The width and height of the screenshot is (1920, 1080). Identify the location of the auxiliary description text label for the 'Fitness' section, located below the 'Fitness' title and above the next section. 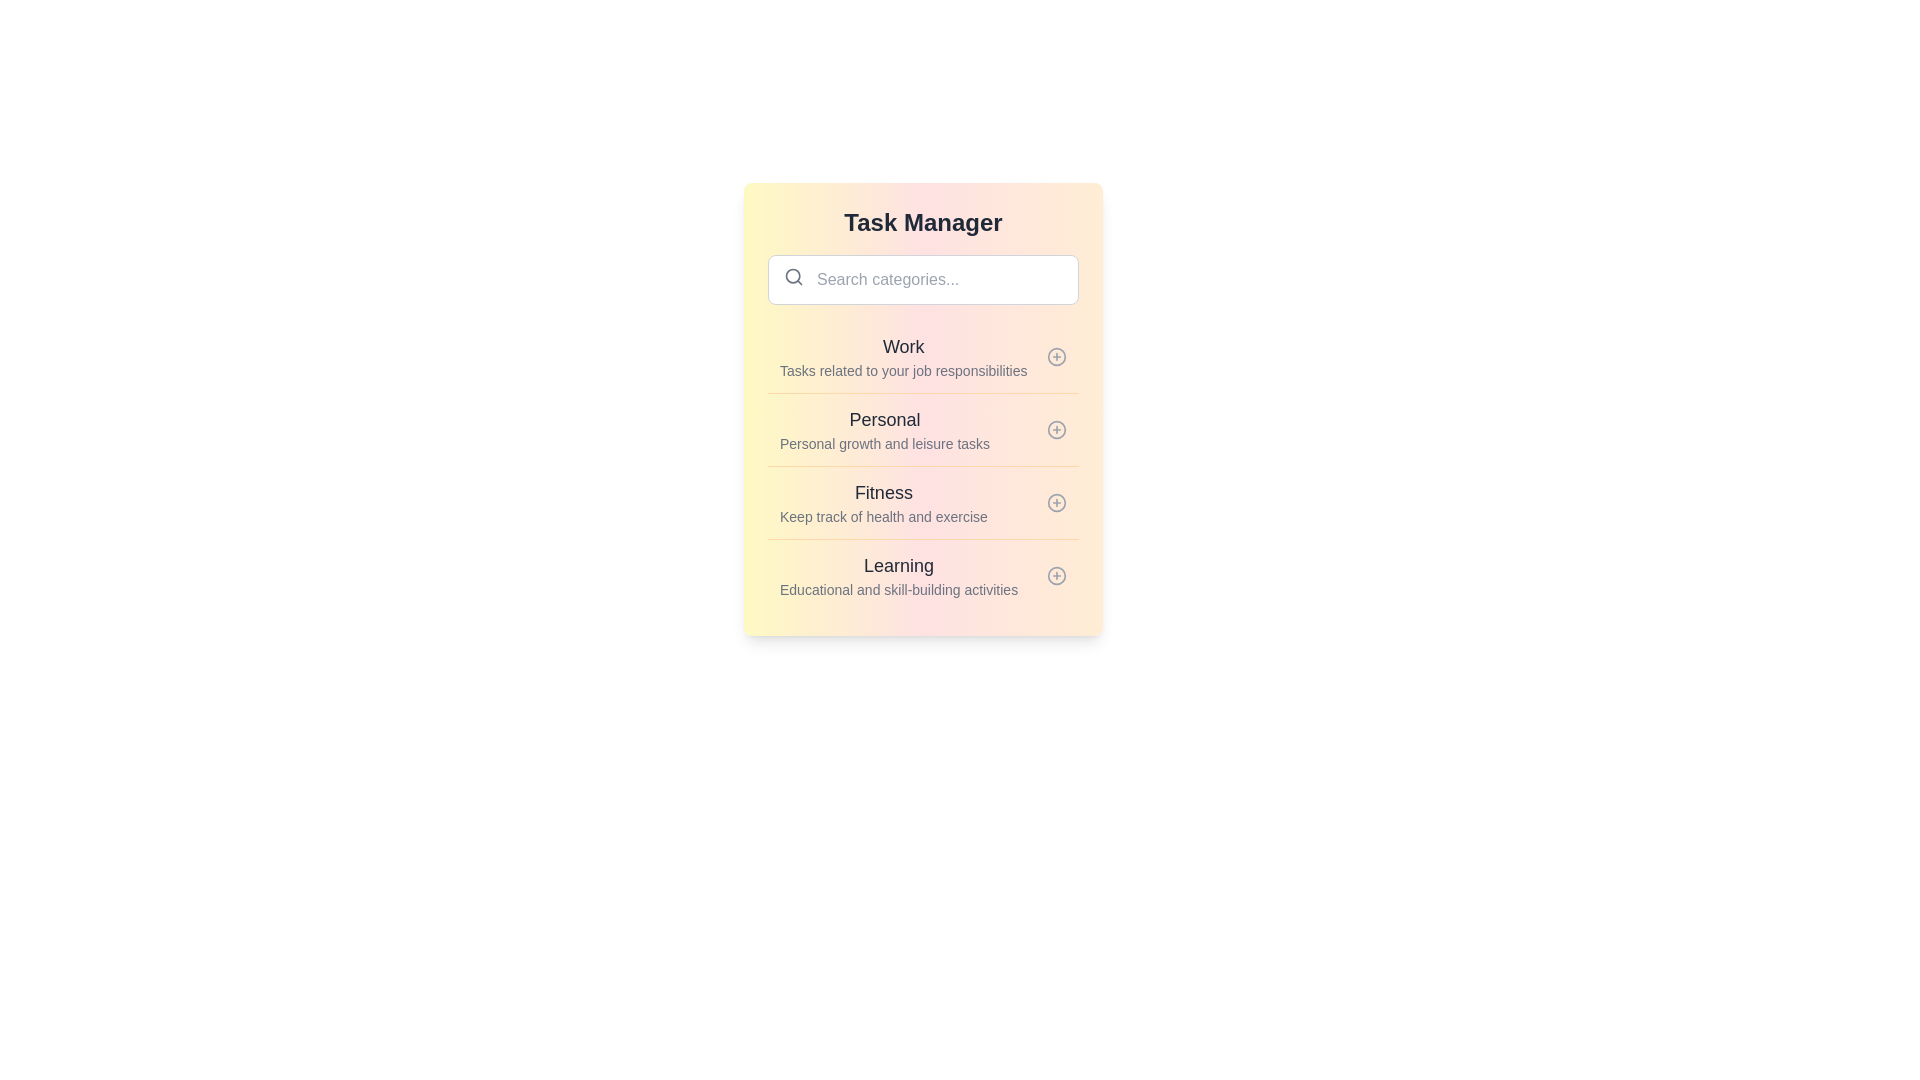
(882, 515).